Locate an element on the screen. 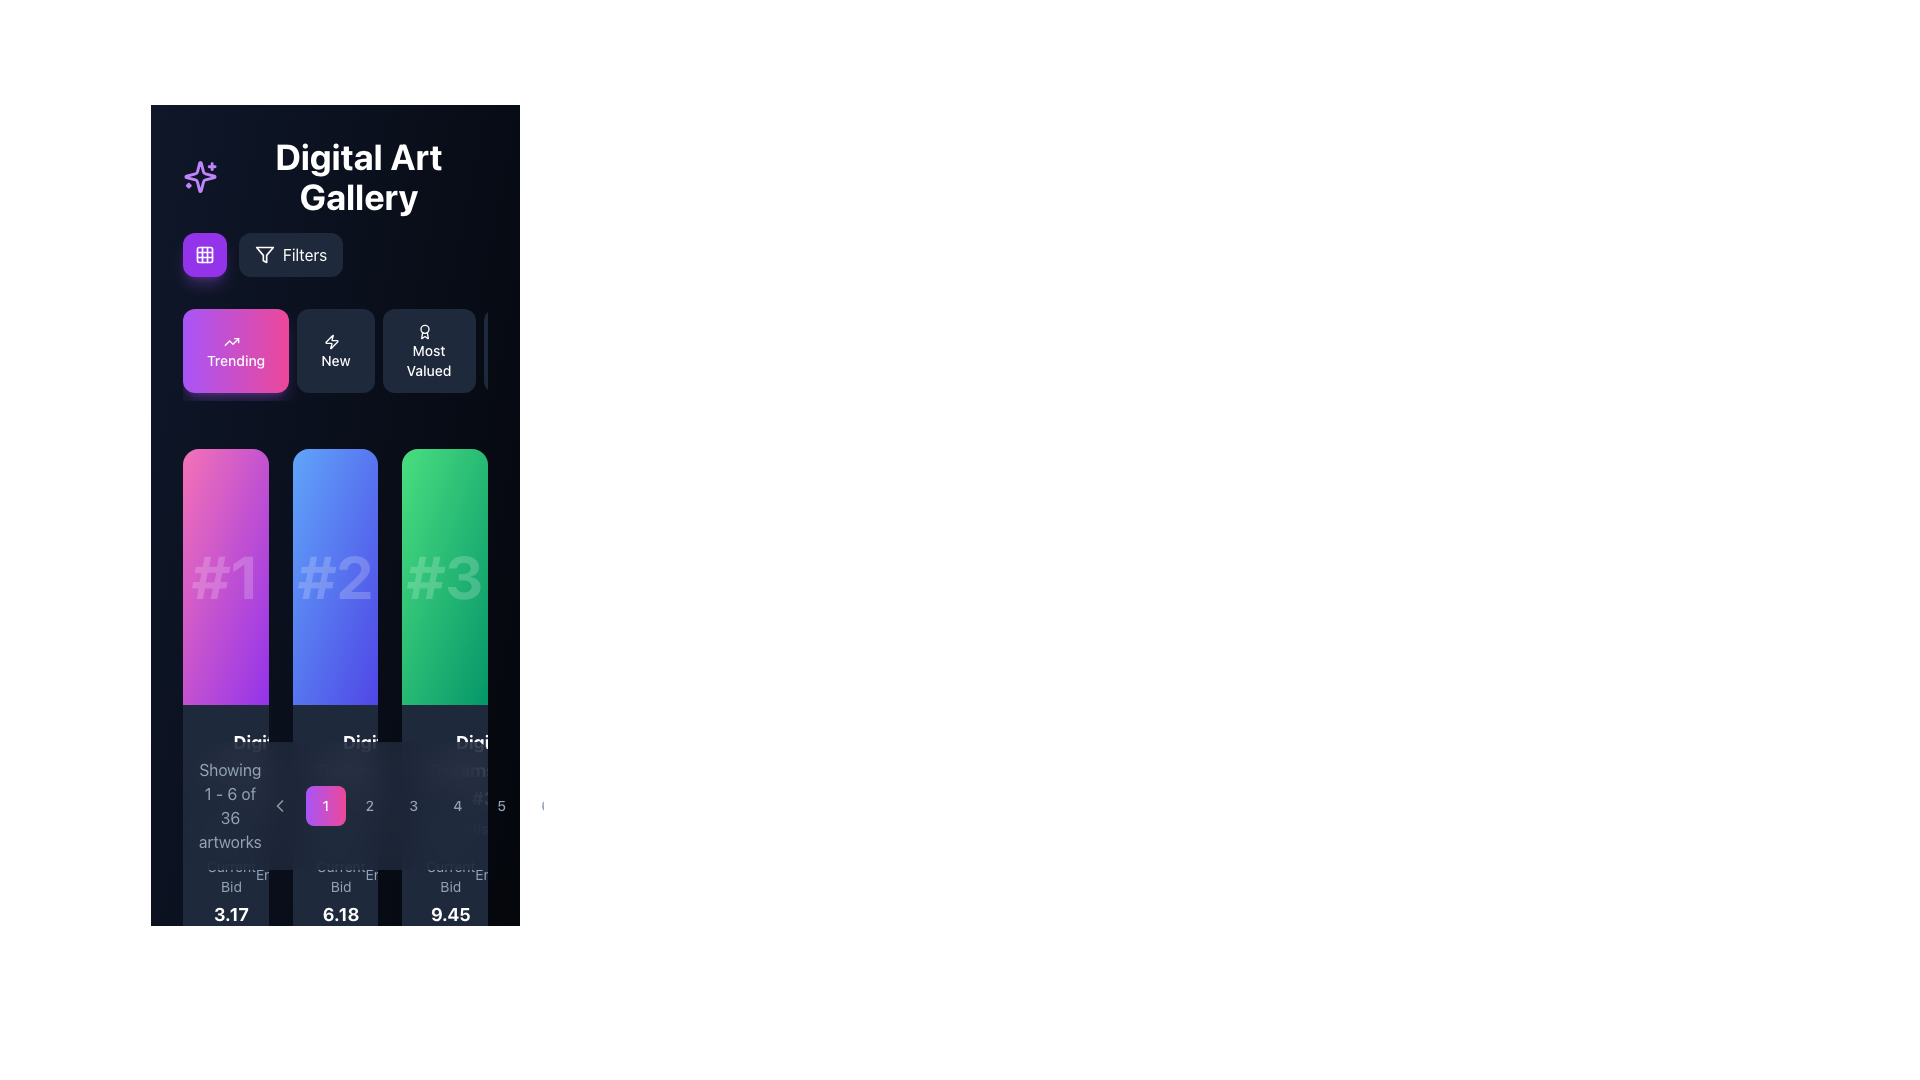 The width and height of the screenshot is (1920, 1080). the first button on the left in the row of buttons is located at coordinates (236, 350).